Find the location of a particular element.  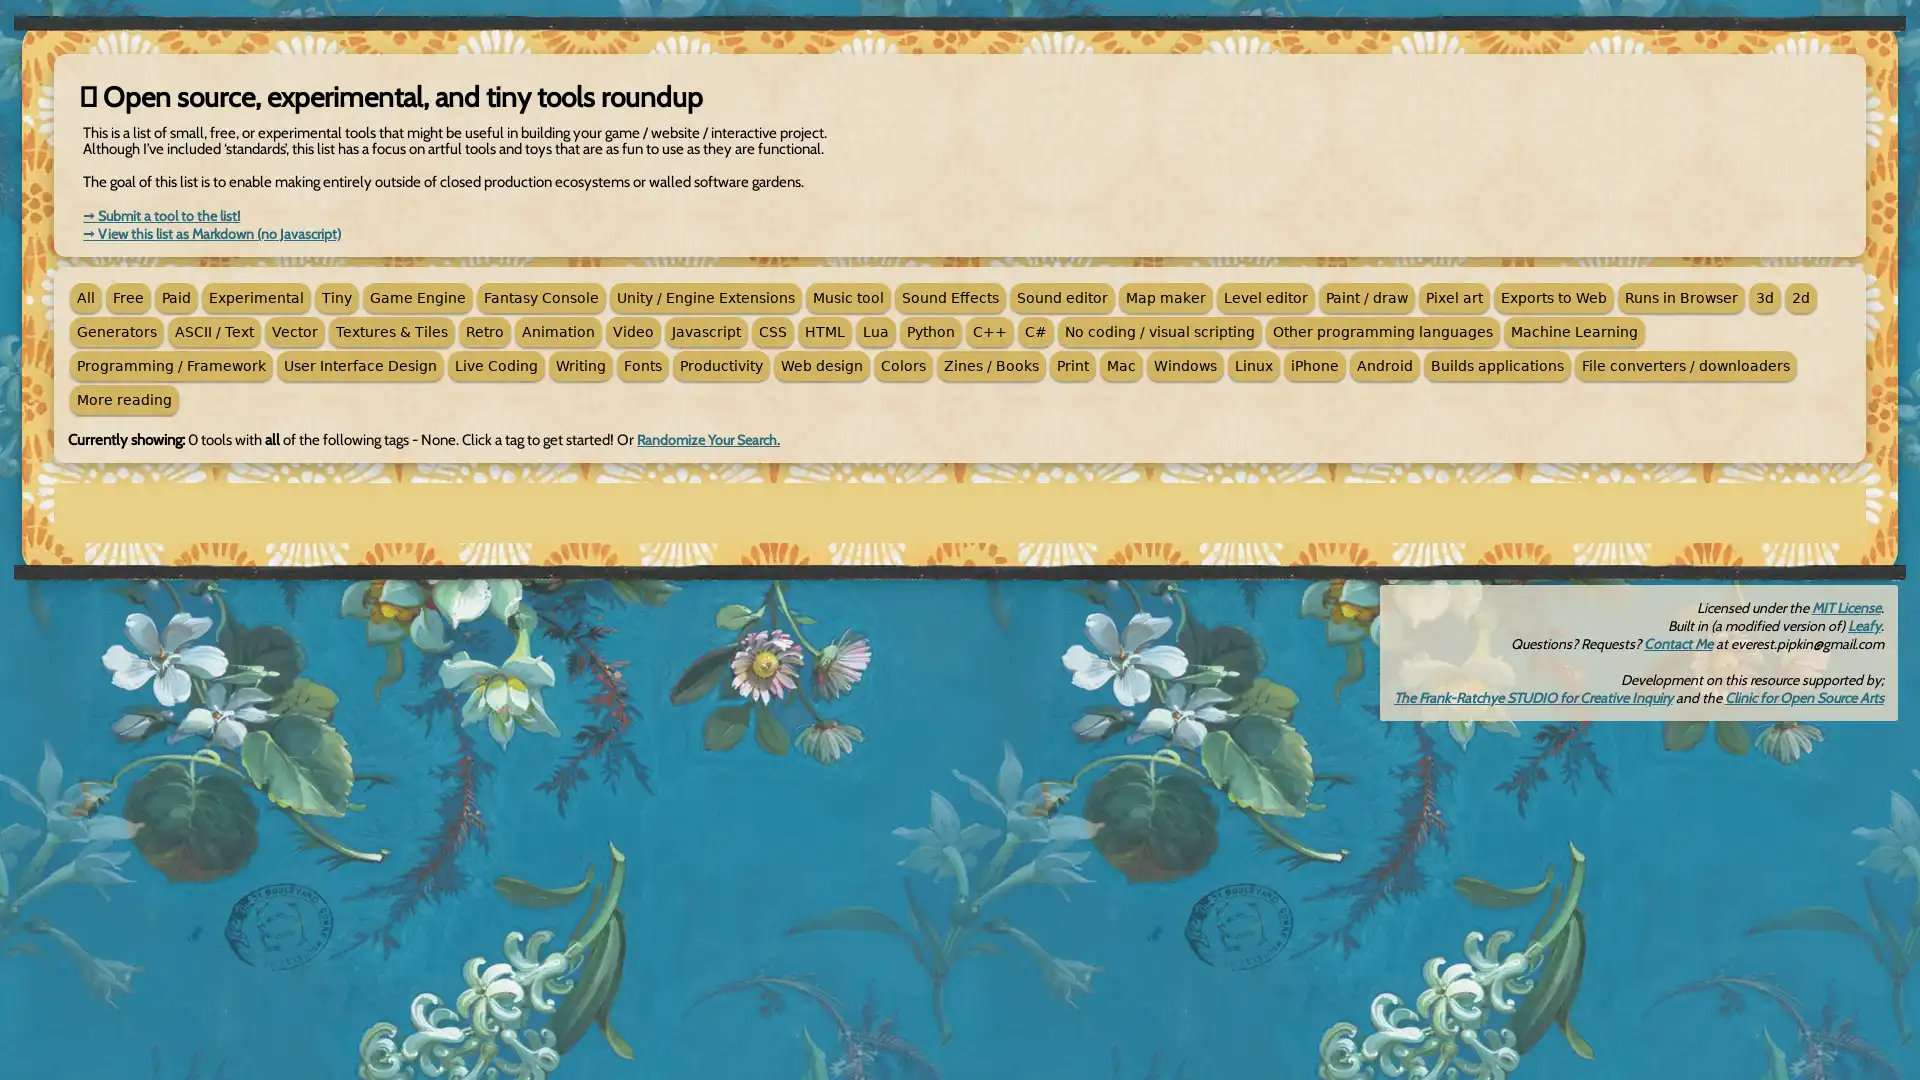

Linux is located at coordinates (1252, 366).